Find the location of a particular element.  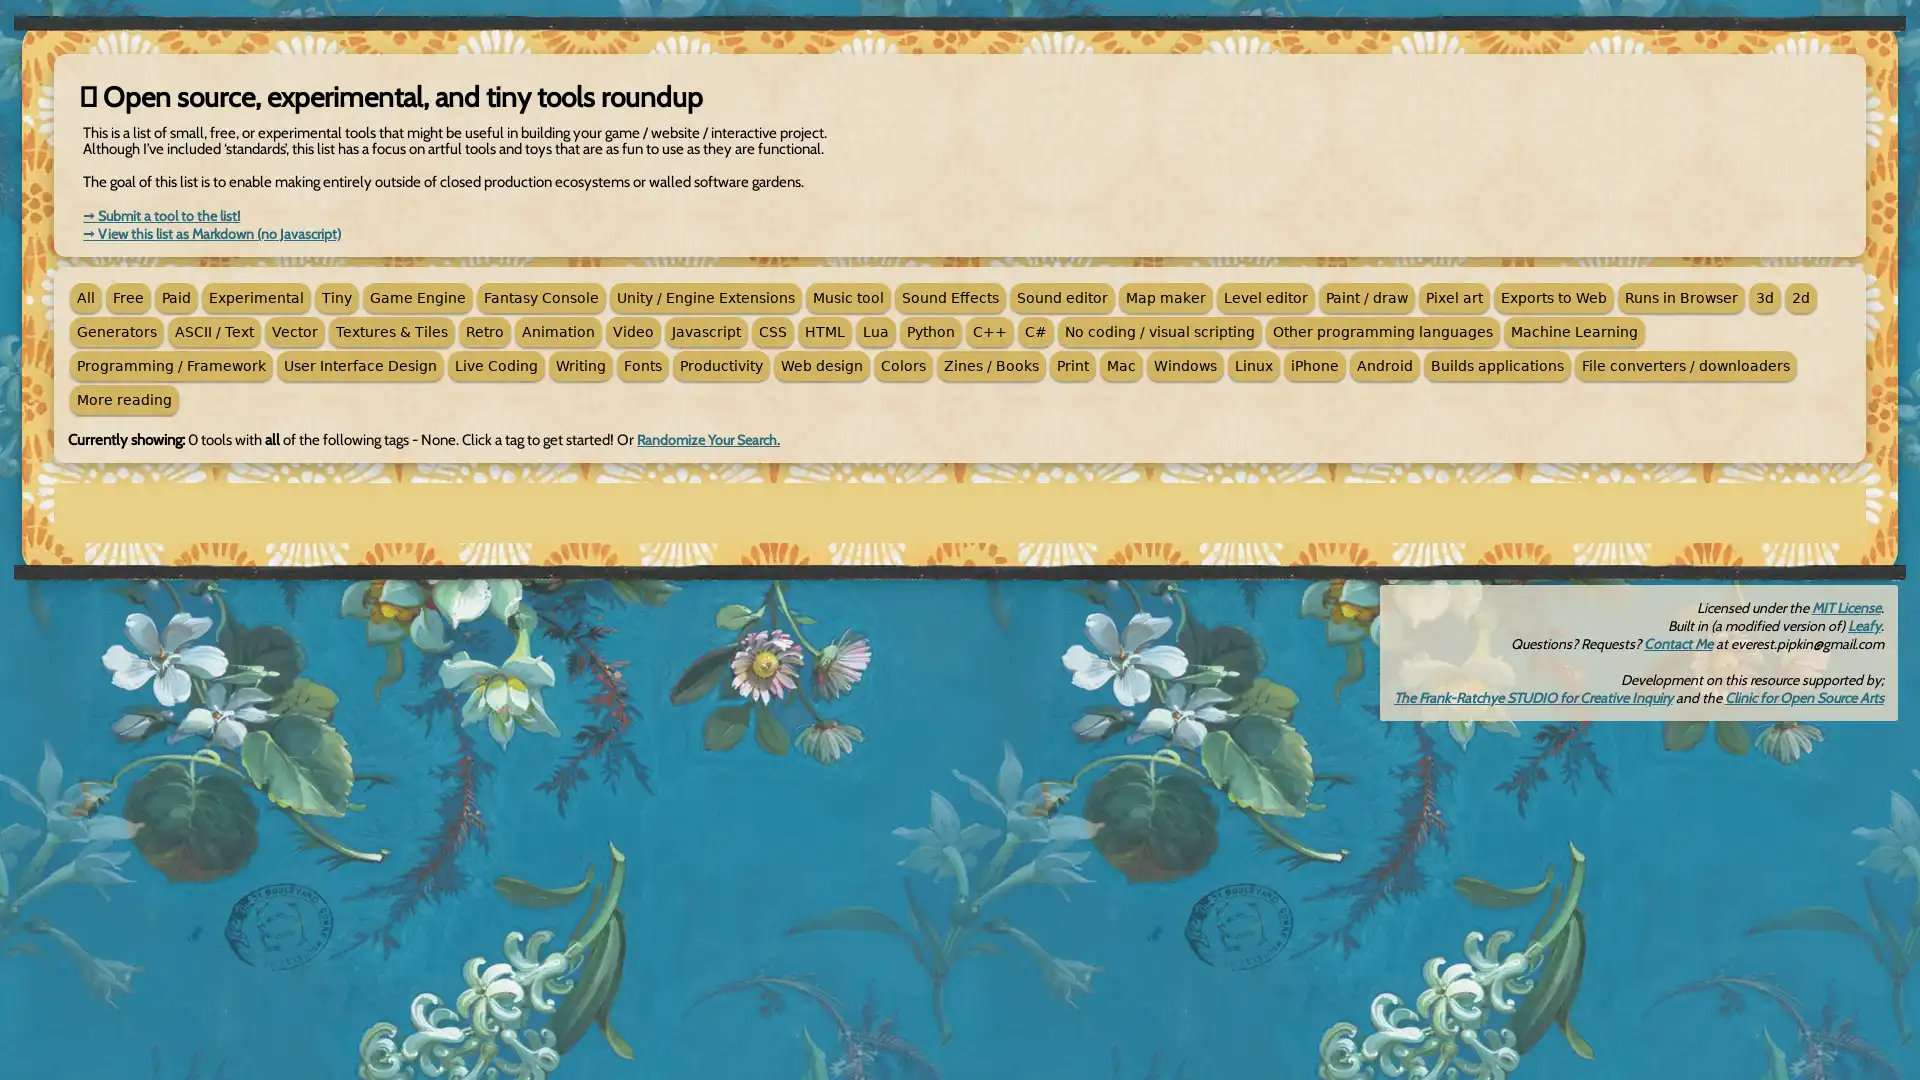

Linux is located at coordinates (1252, 366).